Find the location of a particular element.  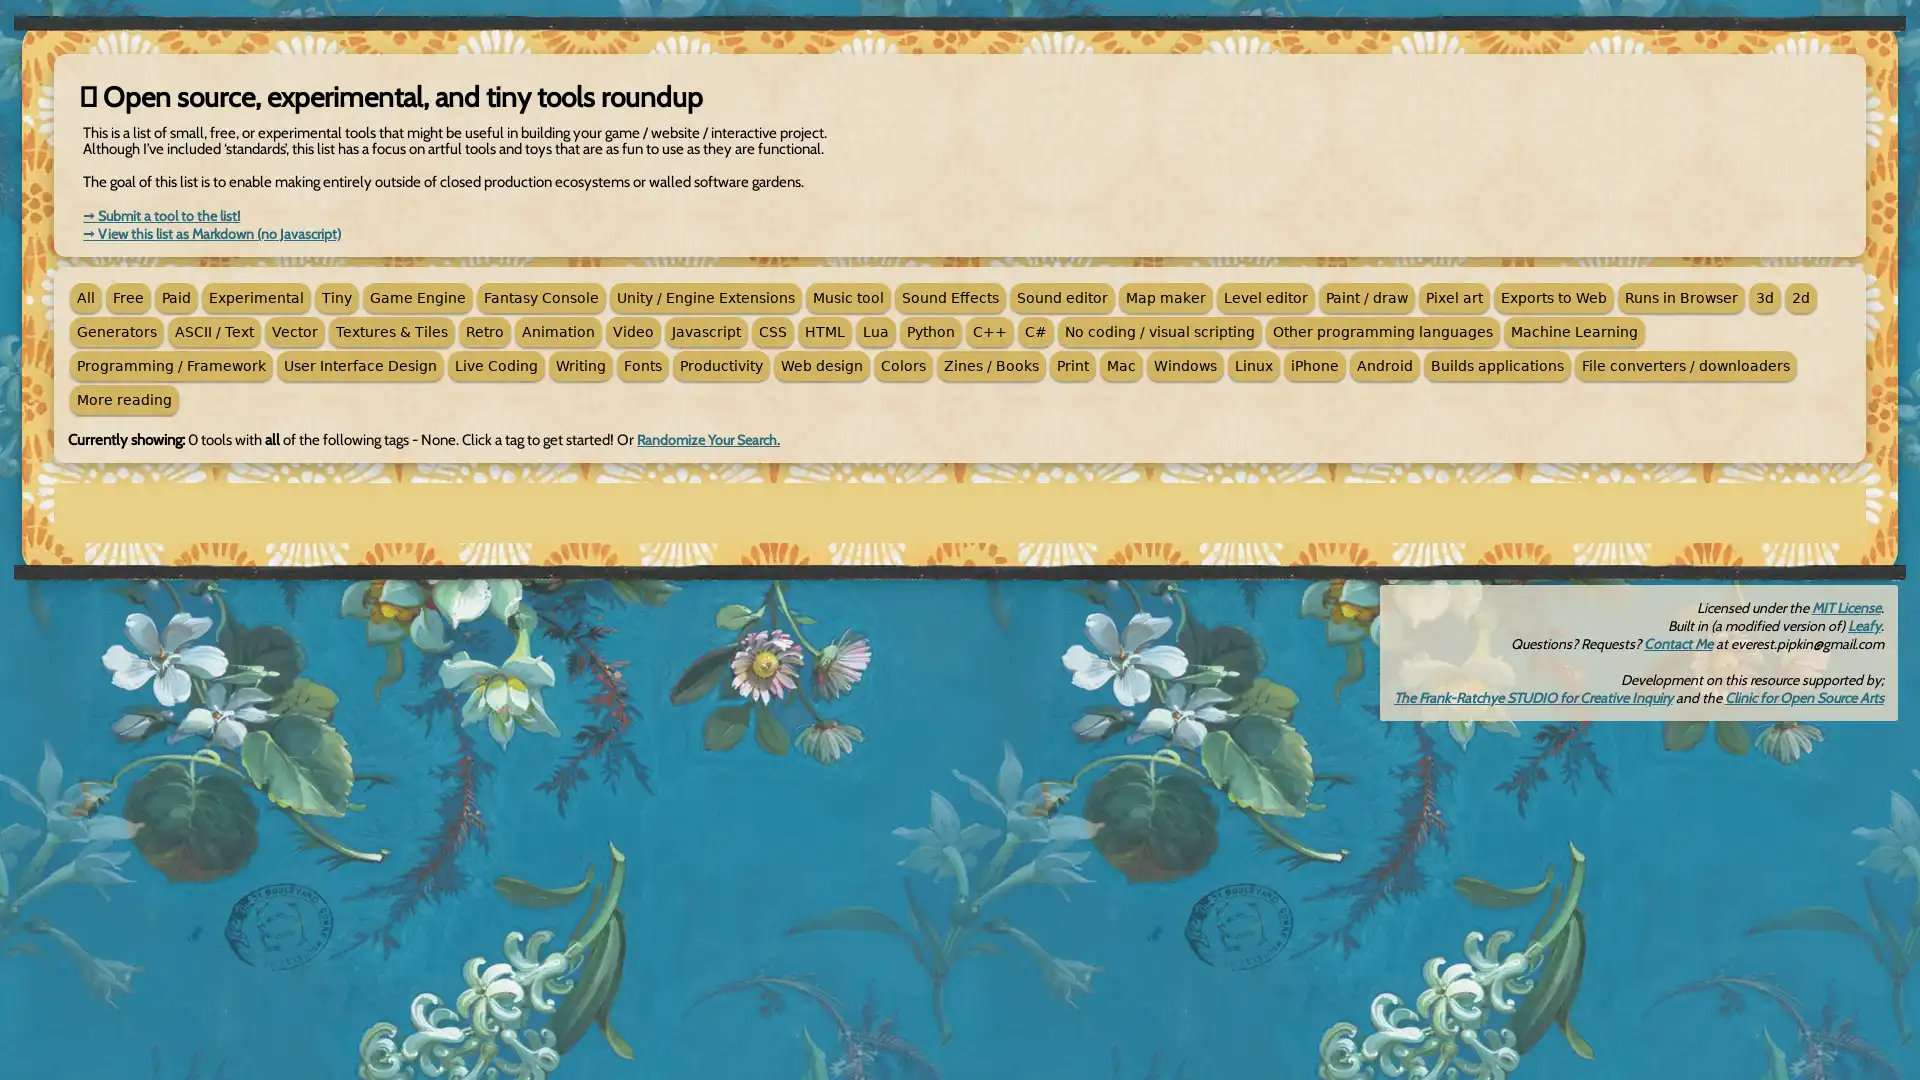

Linux is located at coordinates (1252, 366).